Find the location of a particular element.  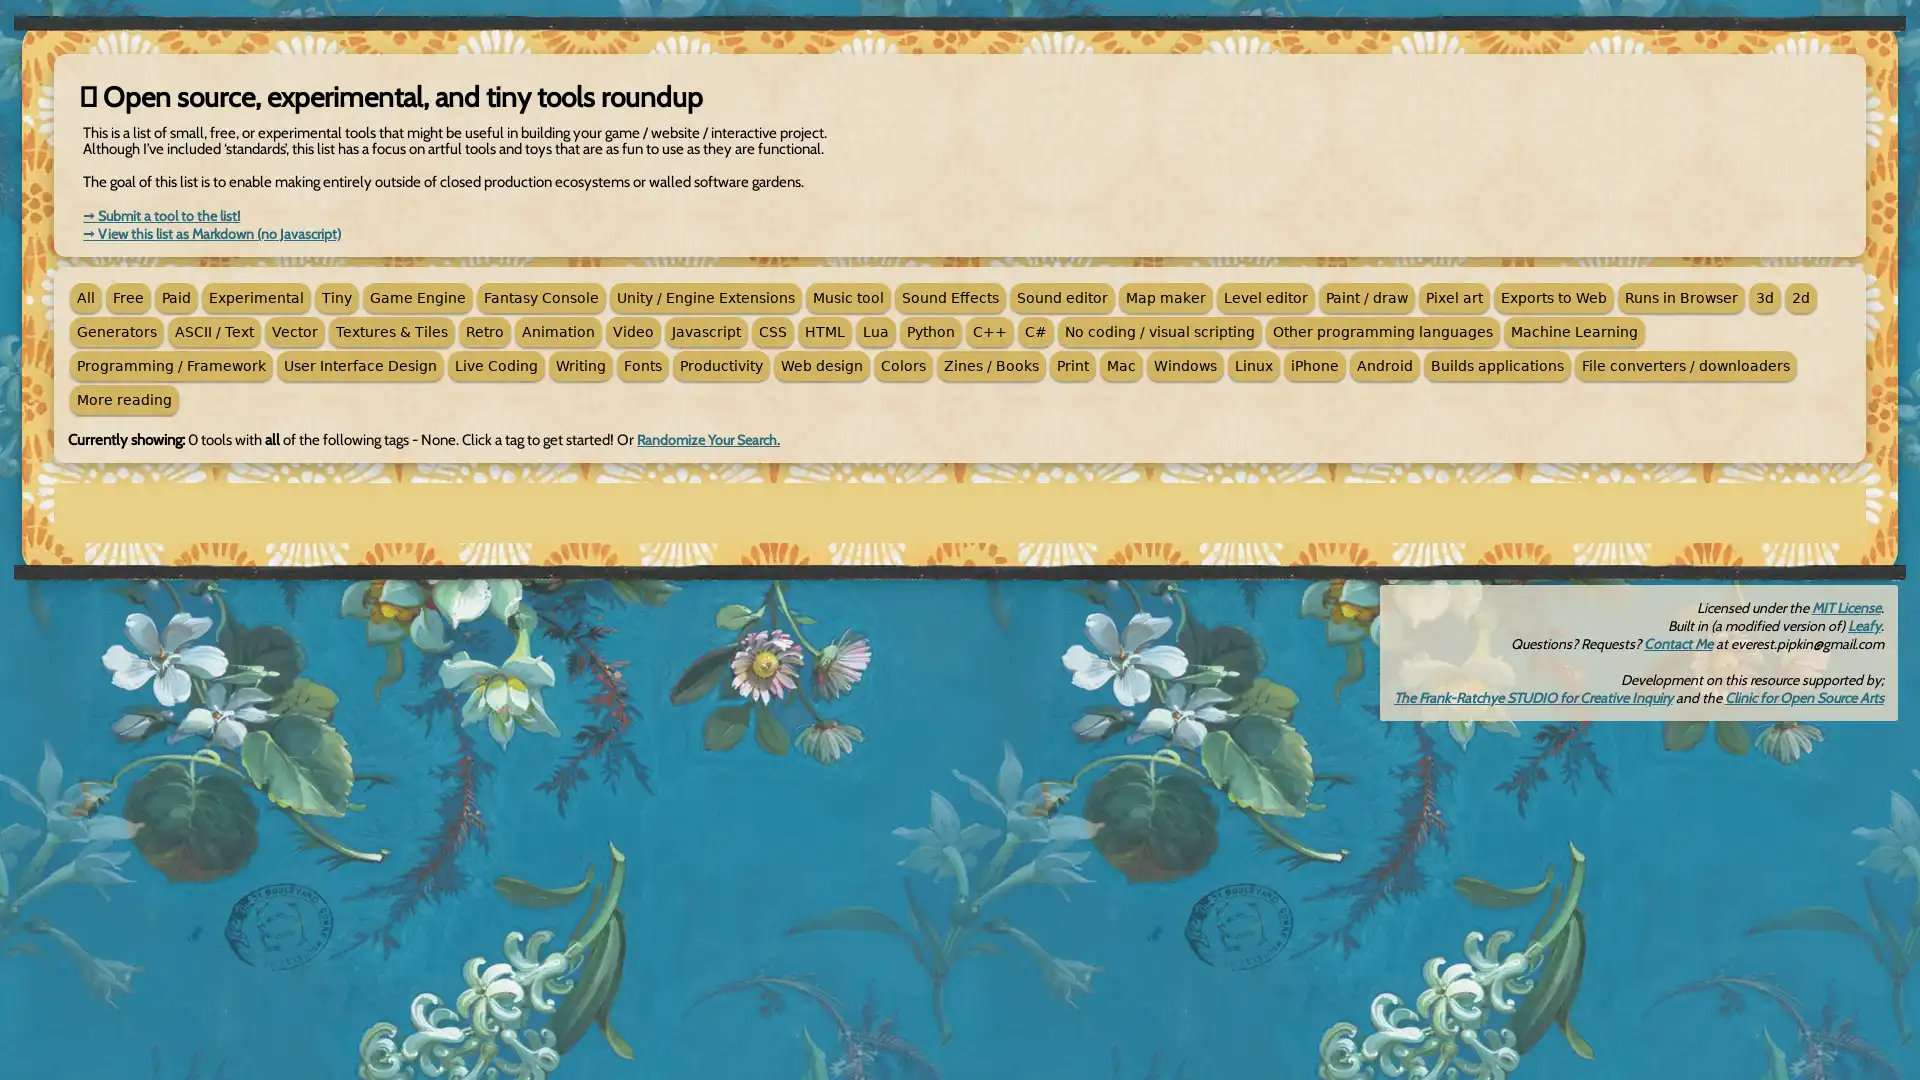

Linux is located at coordinates (1252, 366).